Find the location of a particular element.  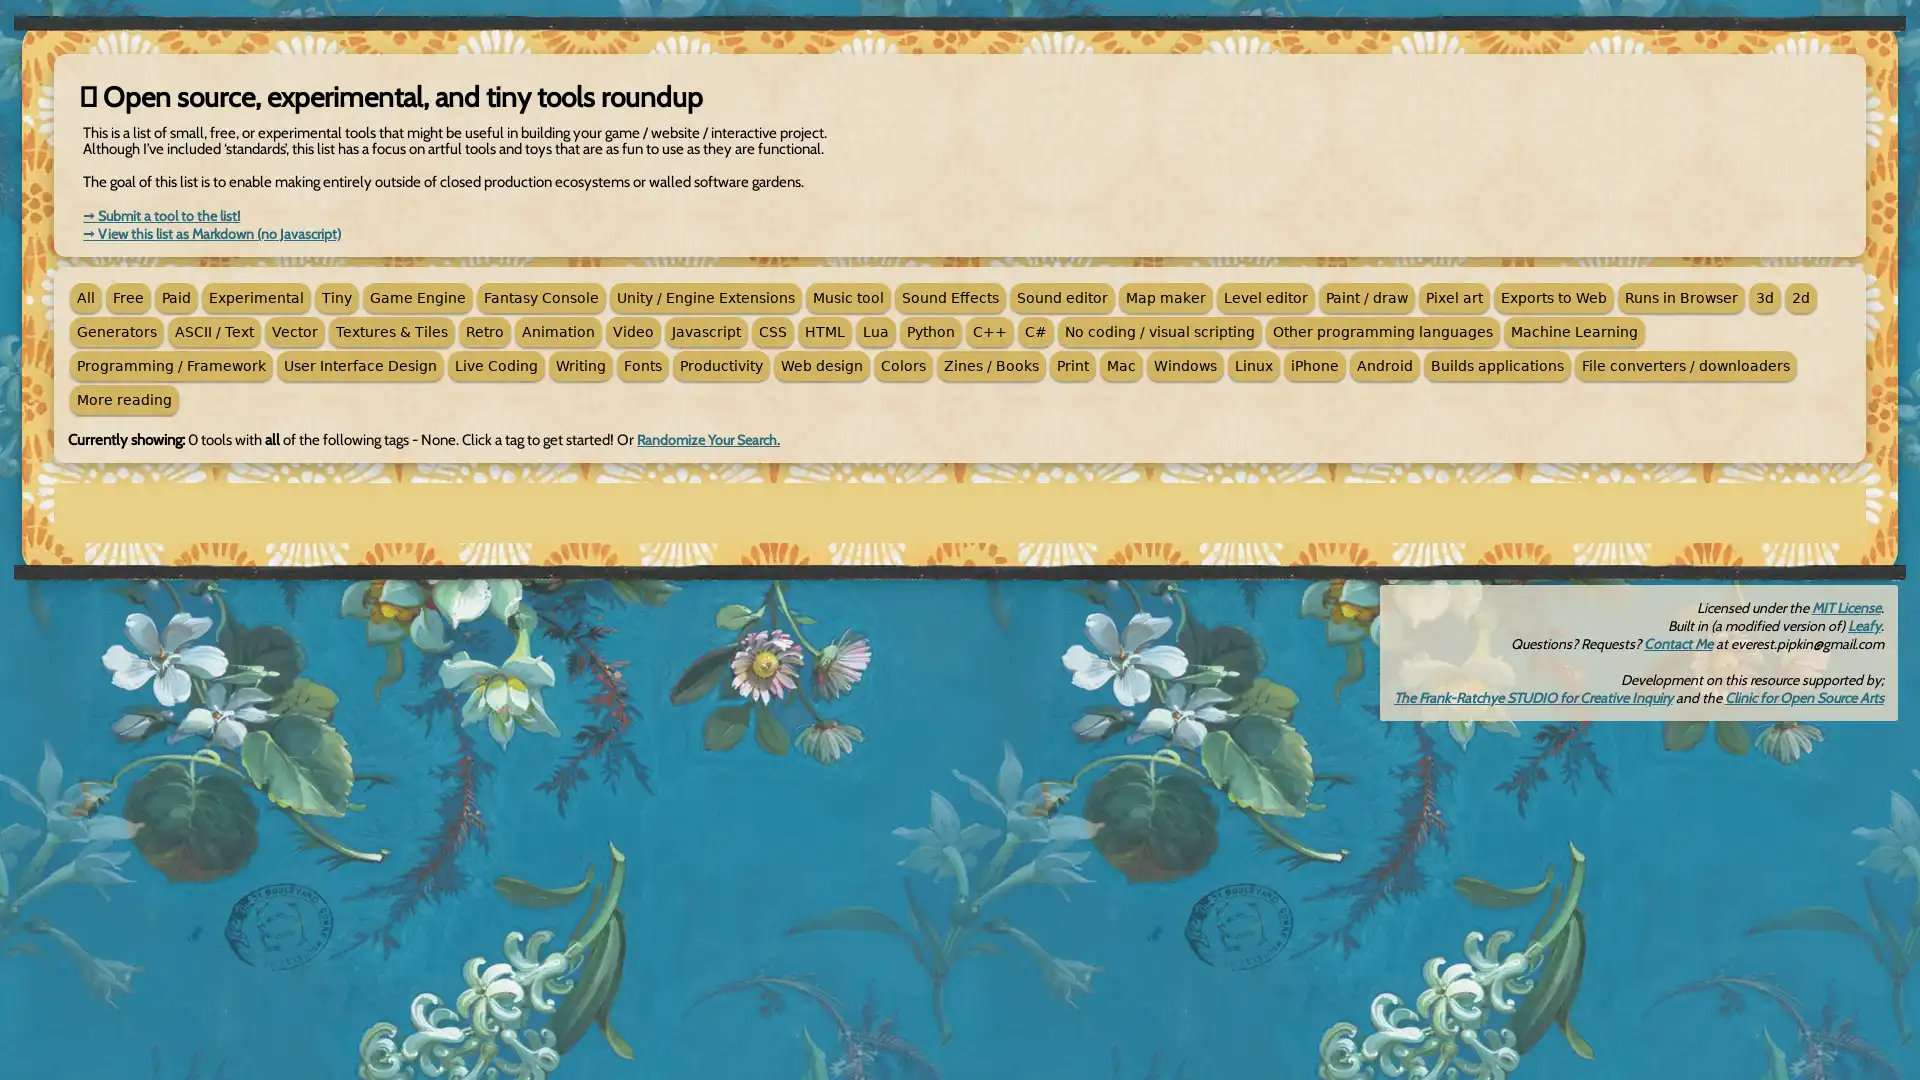

Linux is located at coordinates (1252, 366).